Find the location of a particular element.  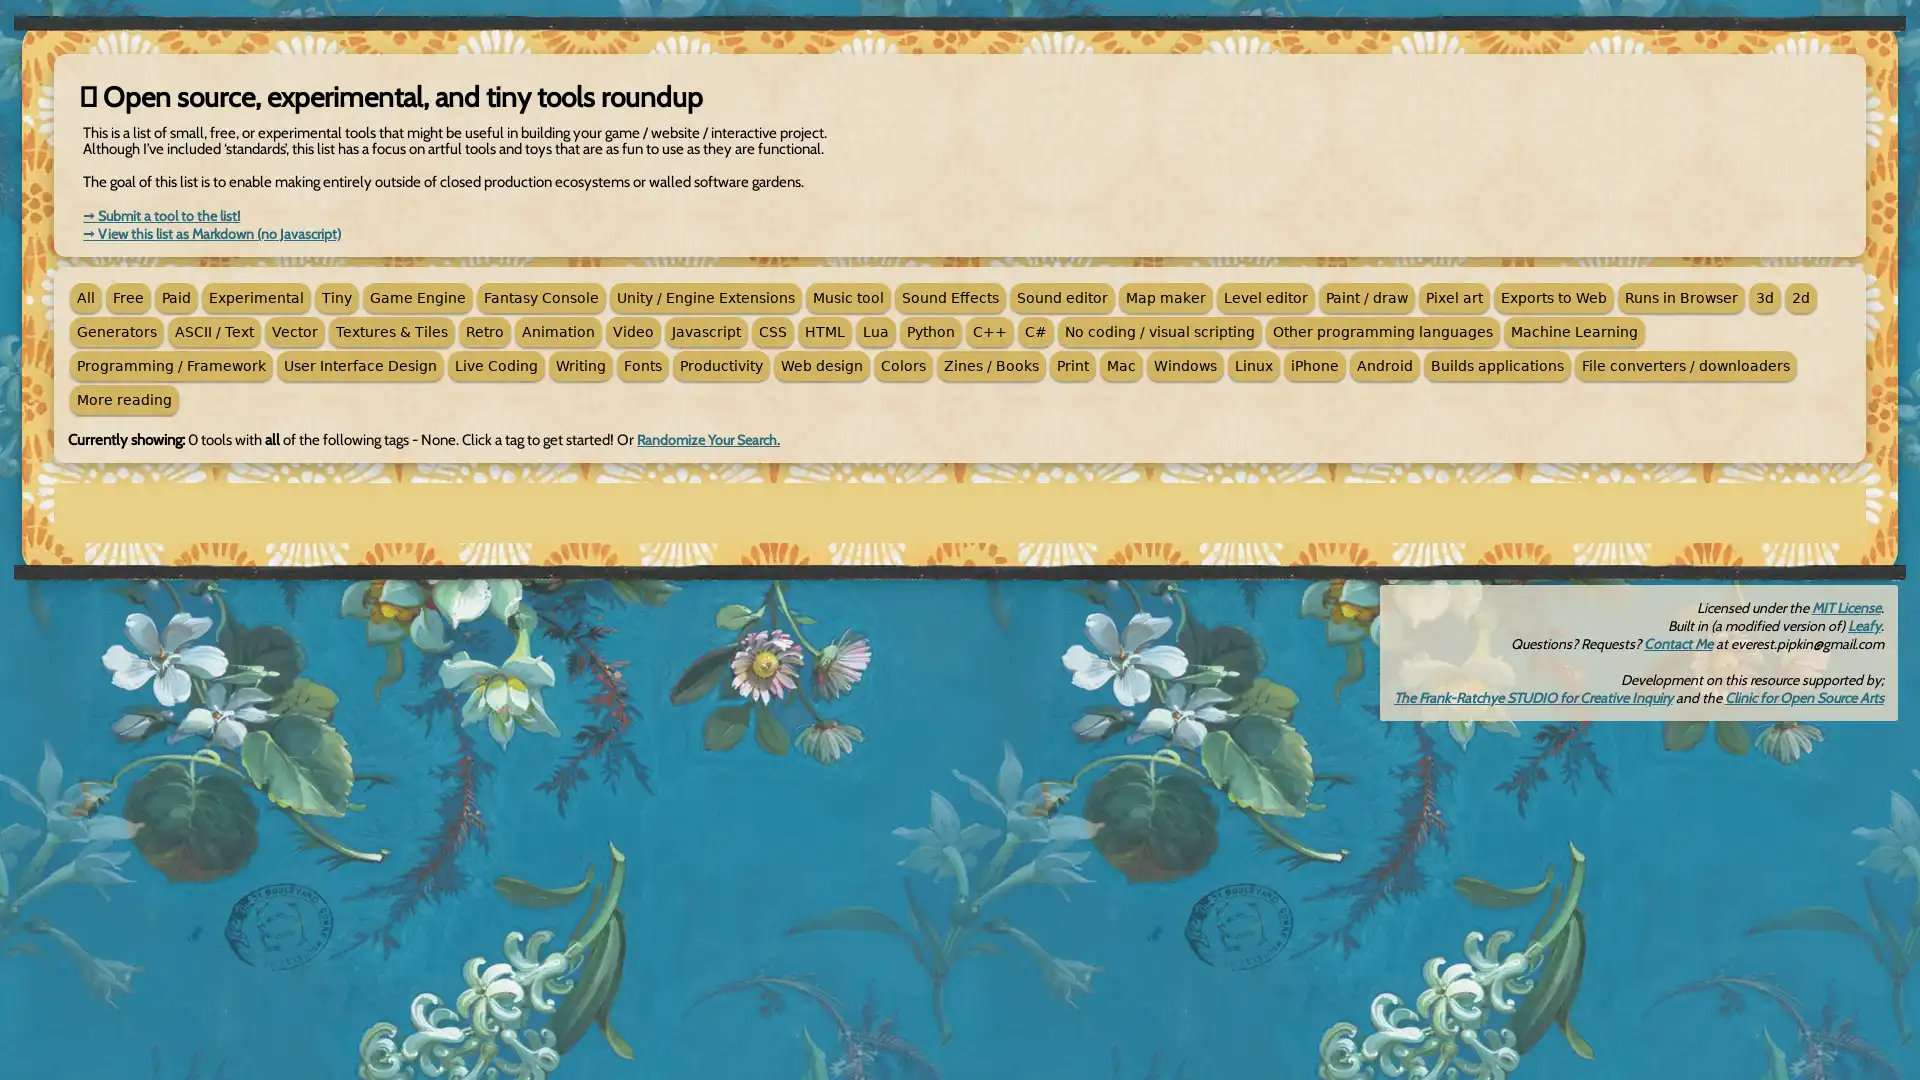

Linux is located at coordinates (1252, 366).